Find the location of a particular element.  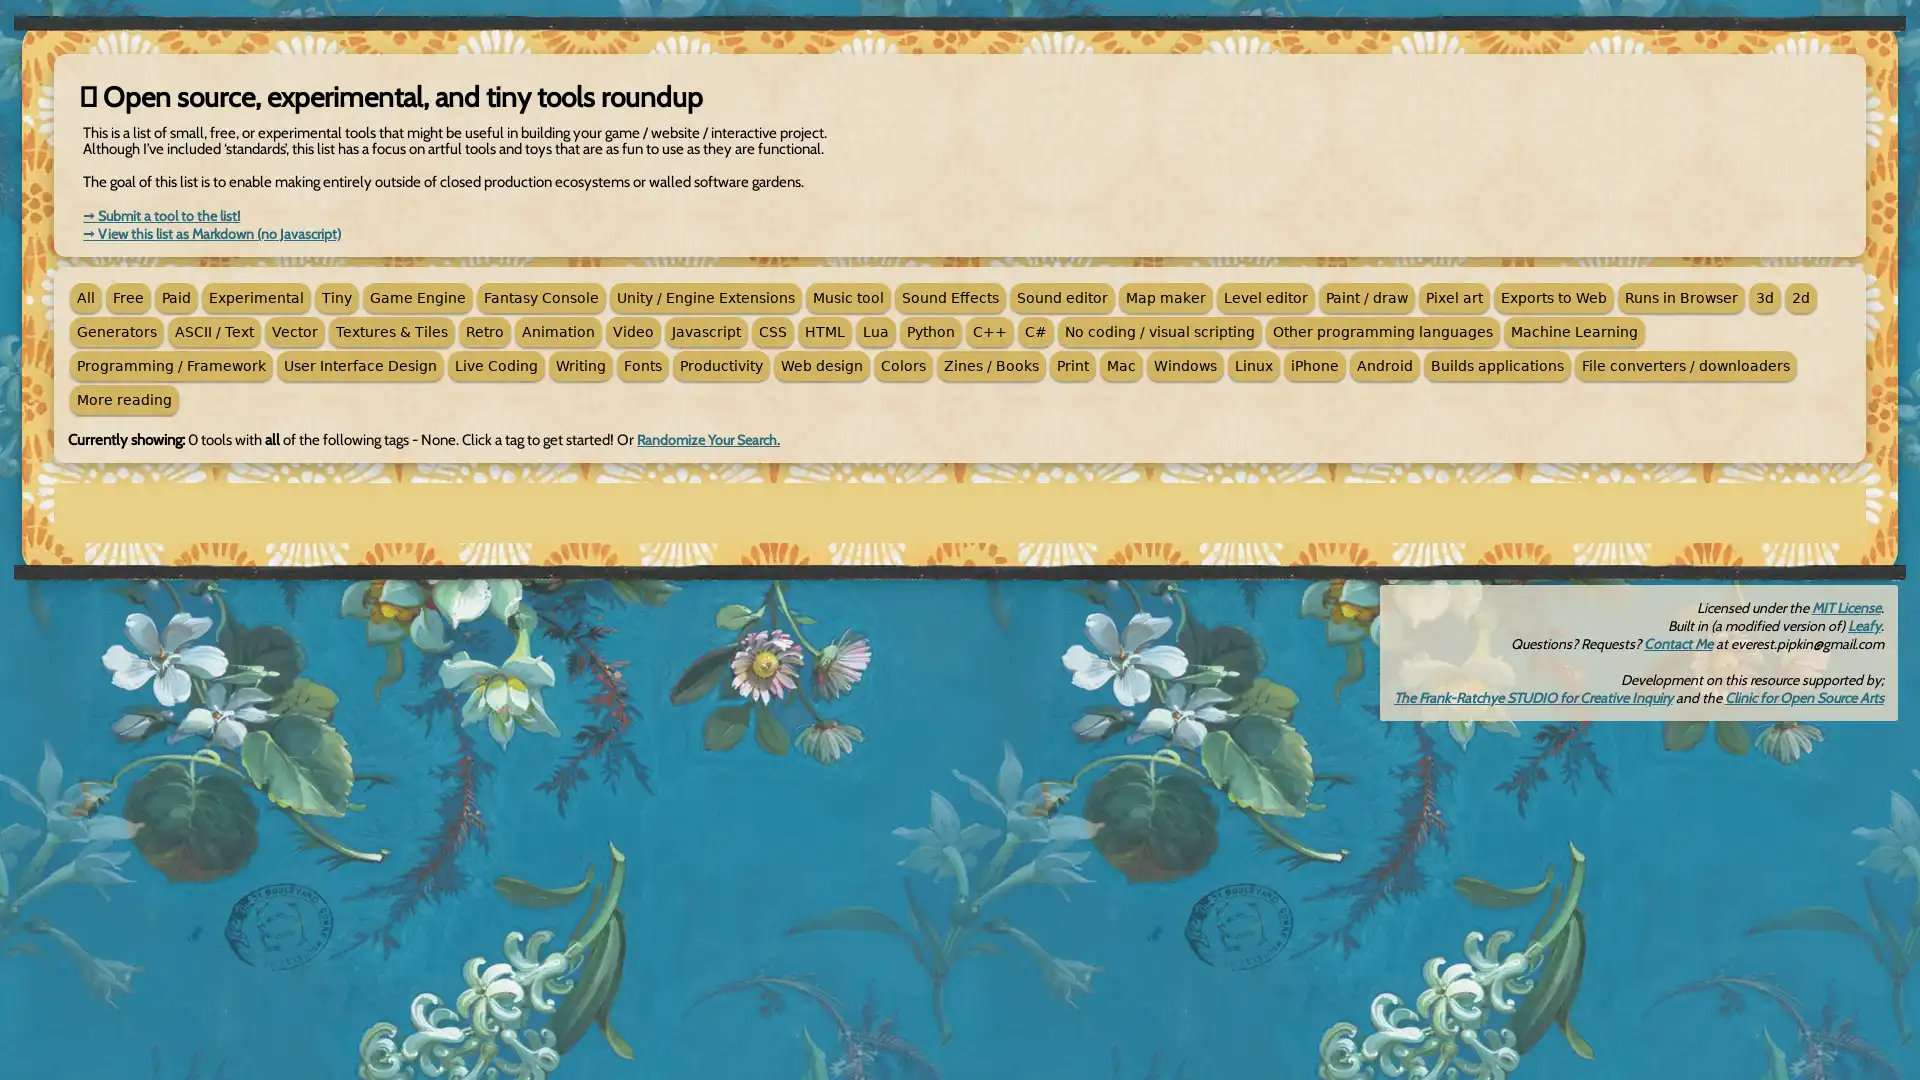

Linux is located at coordinates (1252, 366).